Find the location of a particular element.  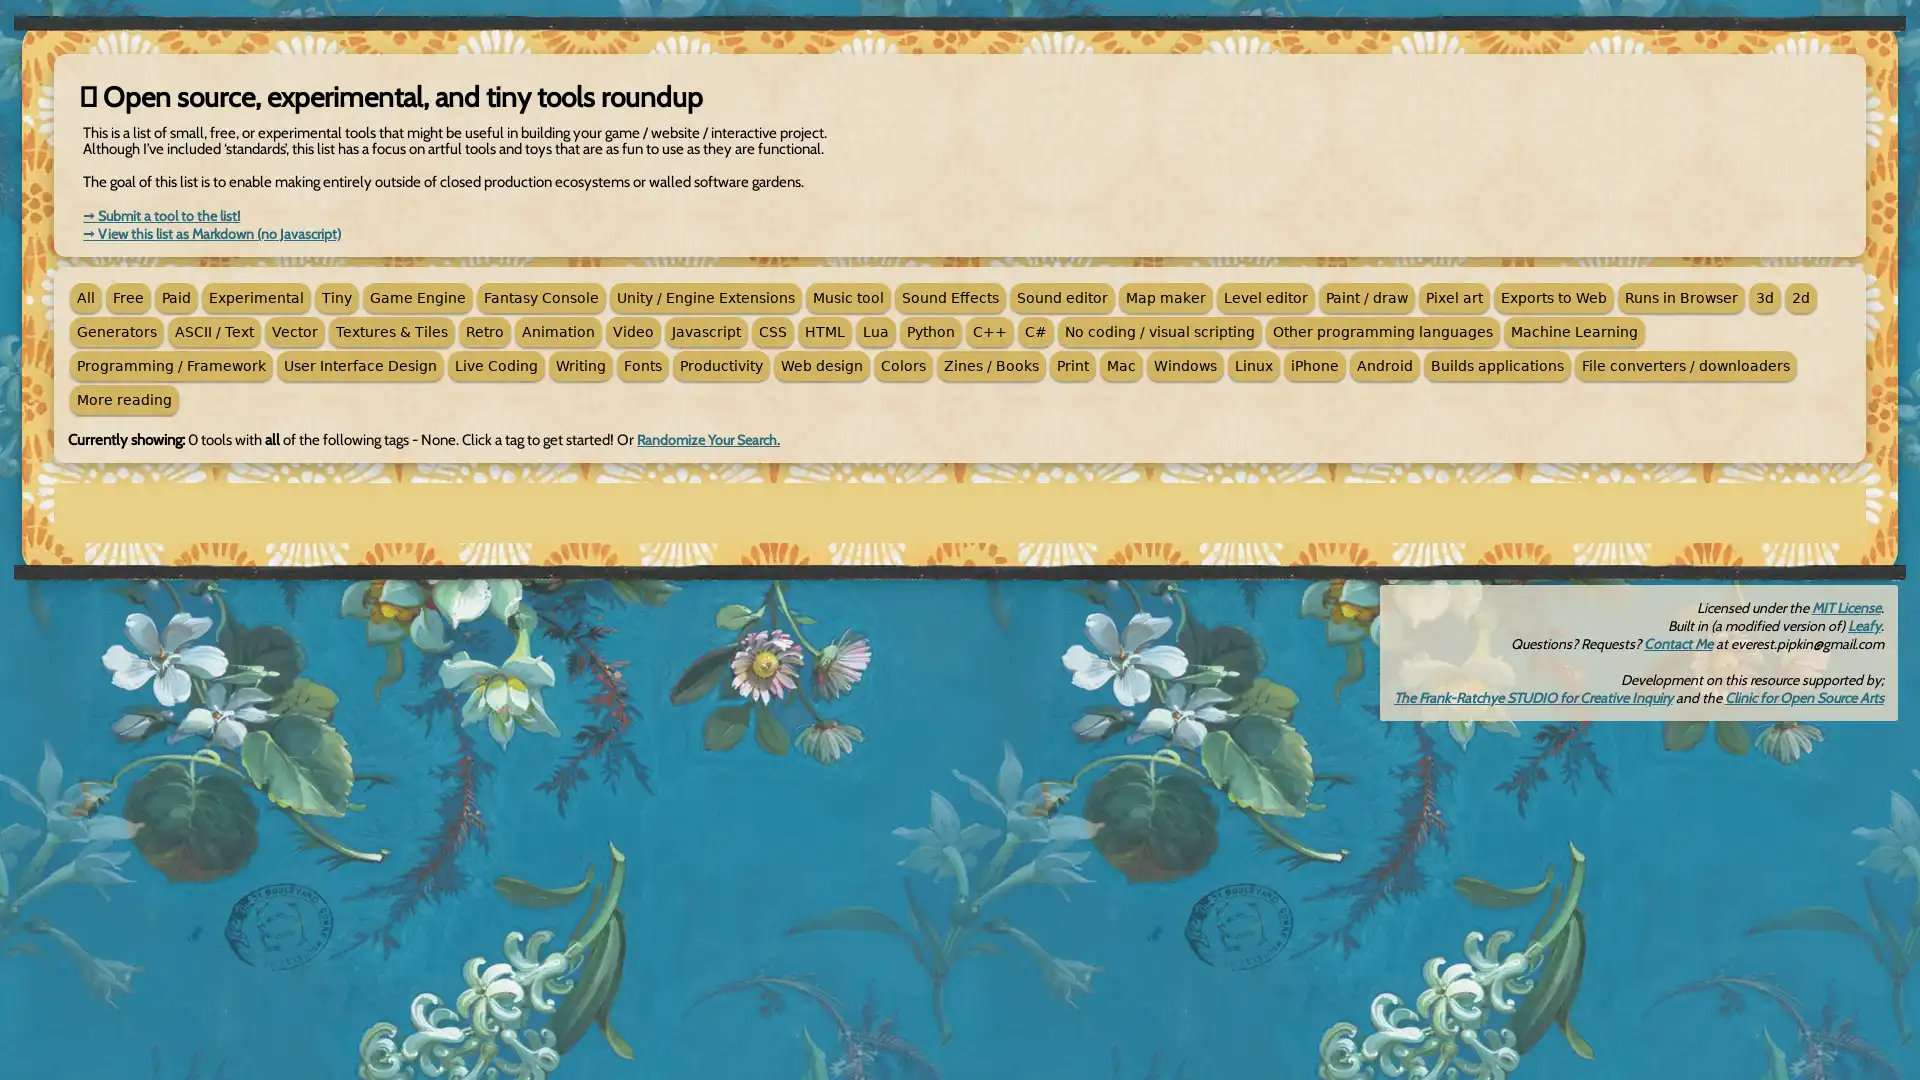

Linux is located at coordinates (1252, 366).